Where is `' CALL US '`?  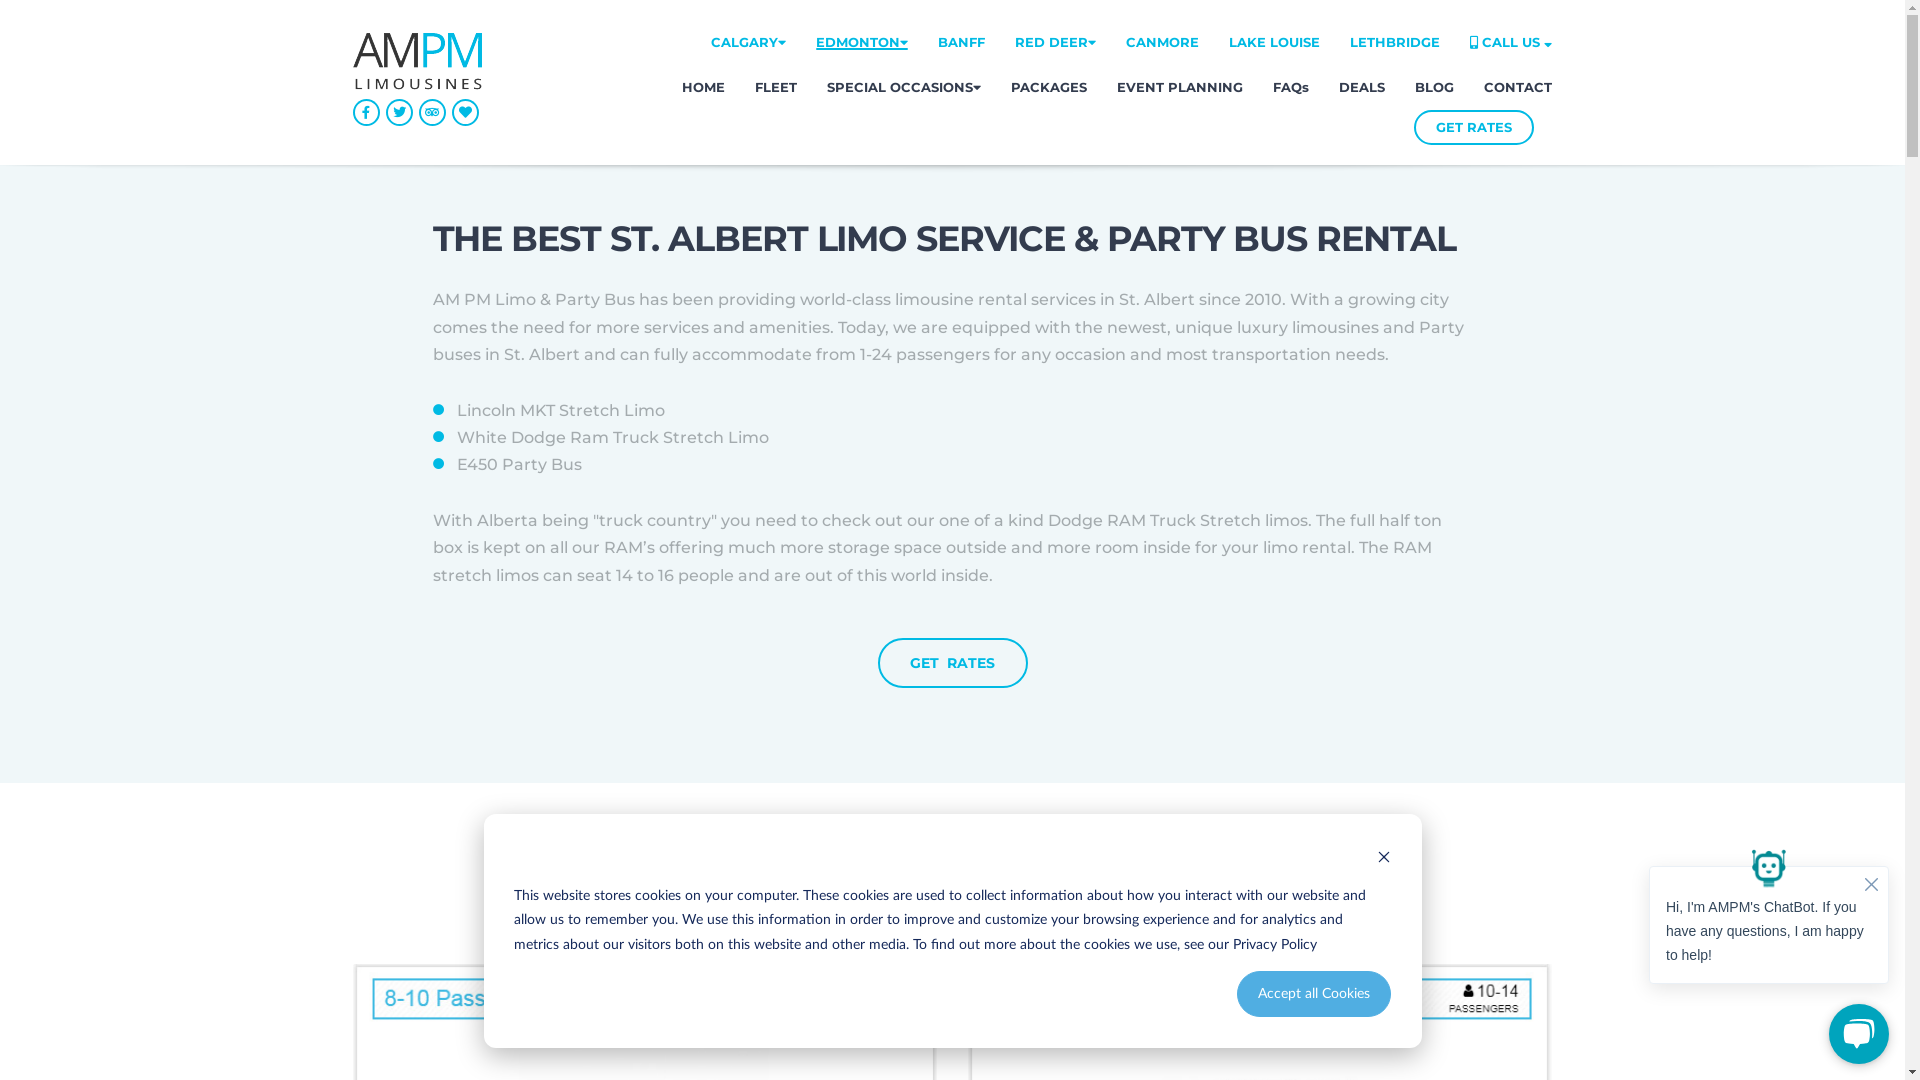
' CALL US ' is located at coordinates (1511, 42).